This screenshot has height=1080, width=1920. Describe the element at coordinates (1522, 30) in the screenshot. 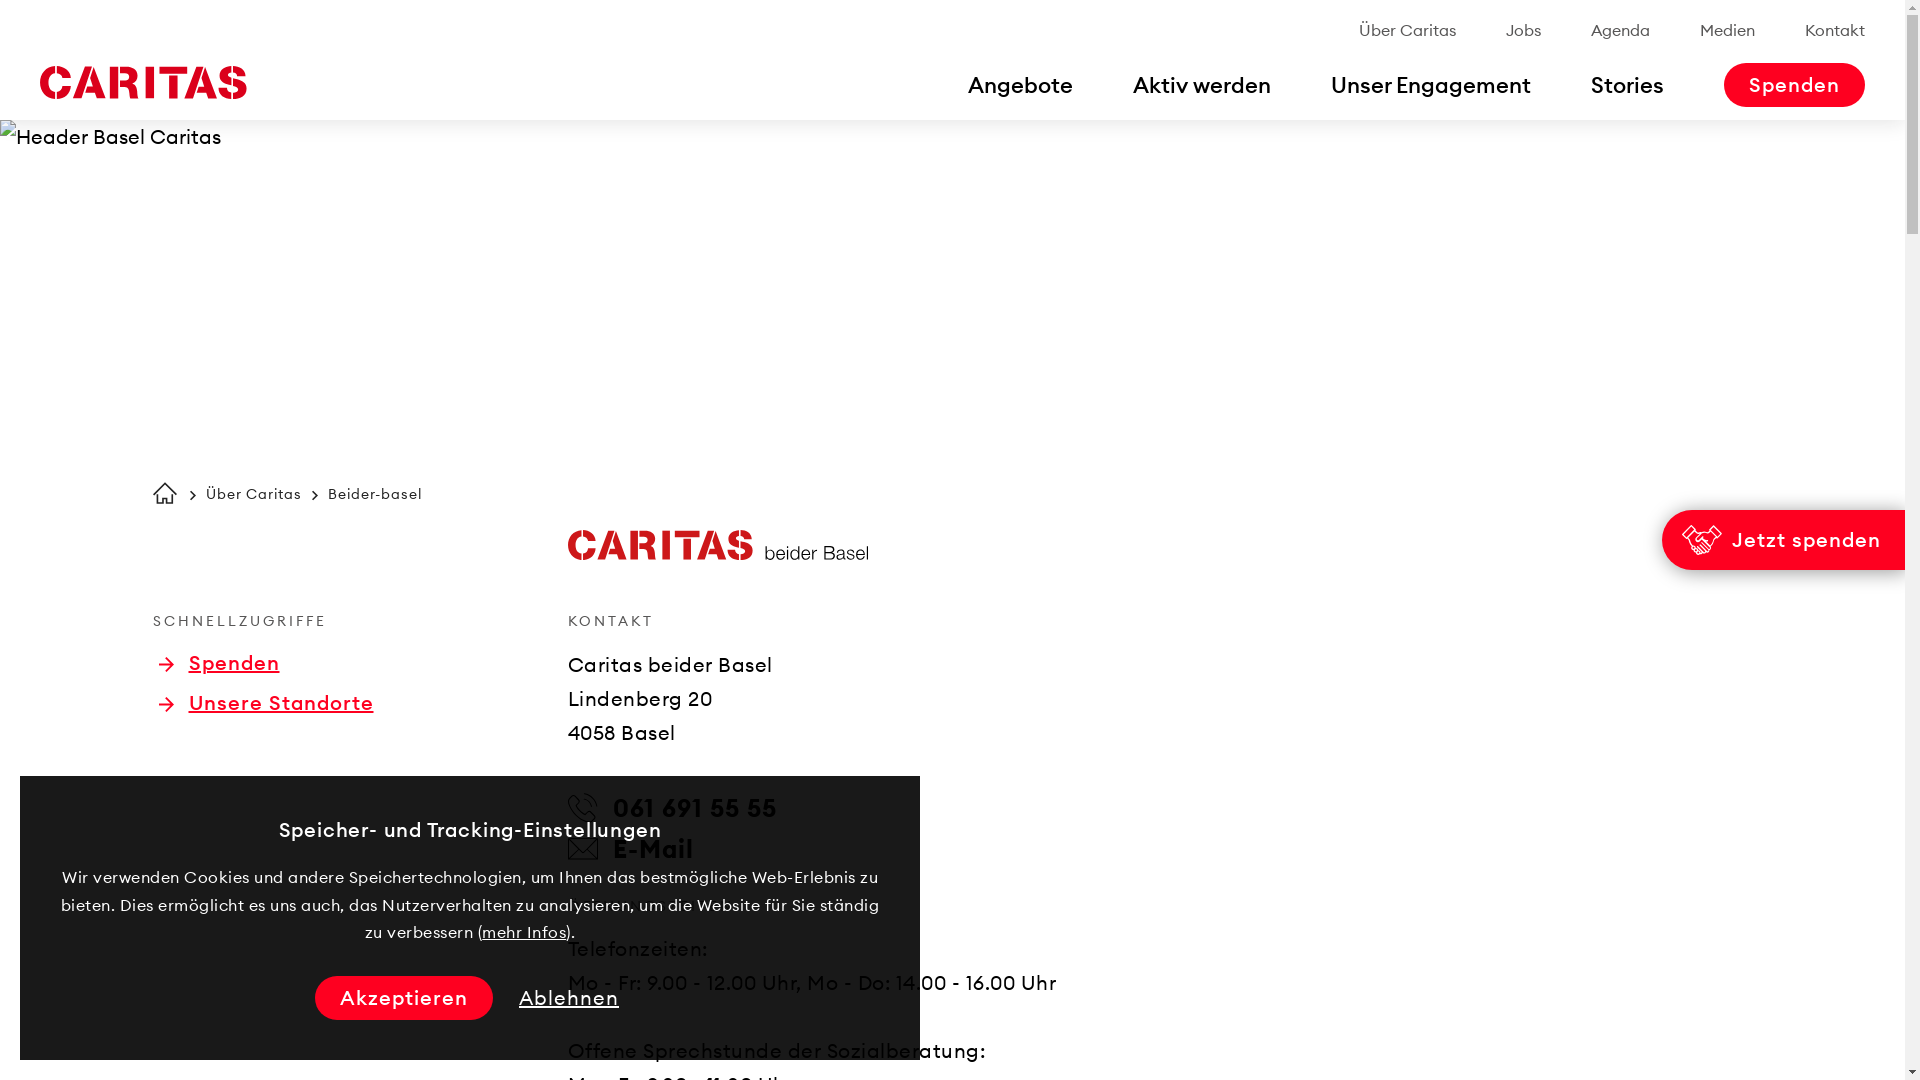

I see `'Jobs'` at that location.